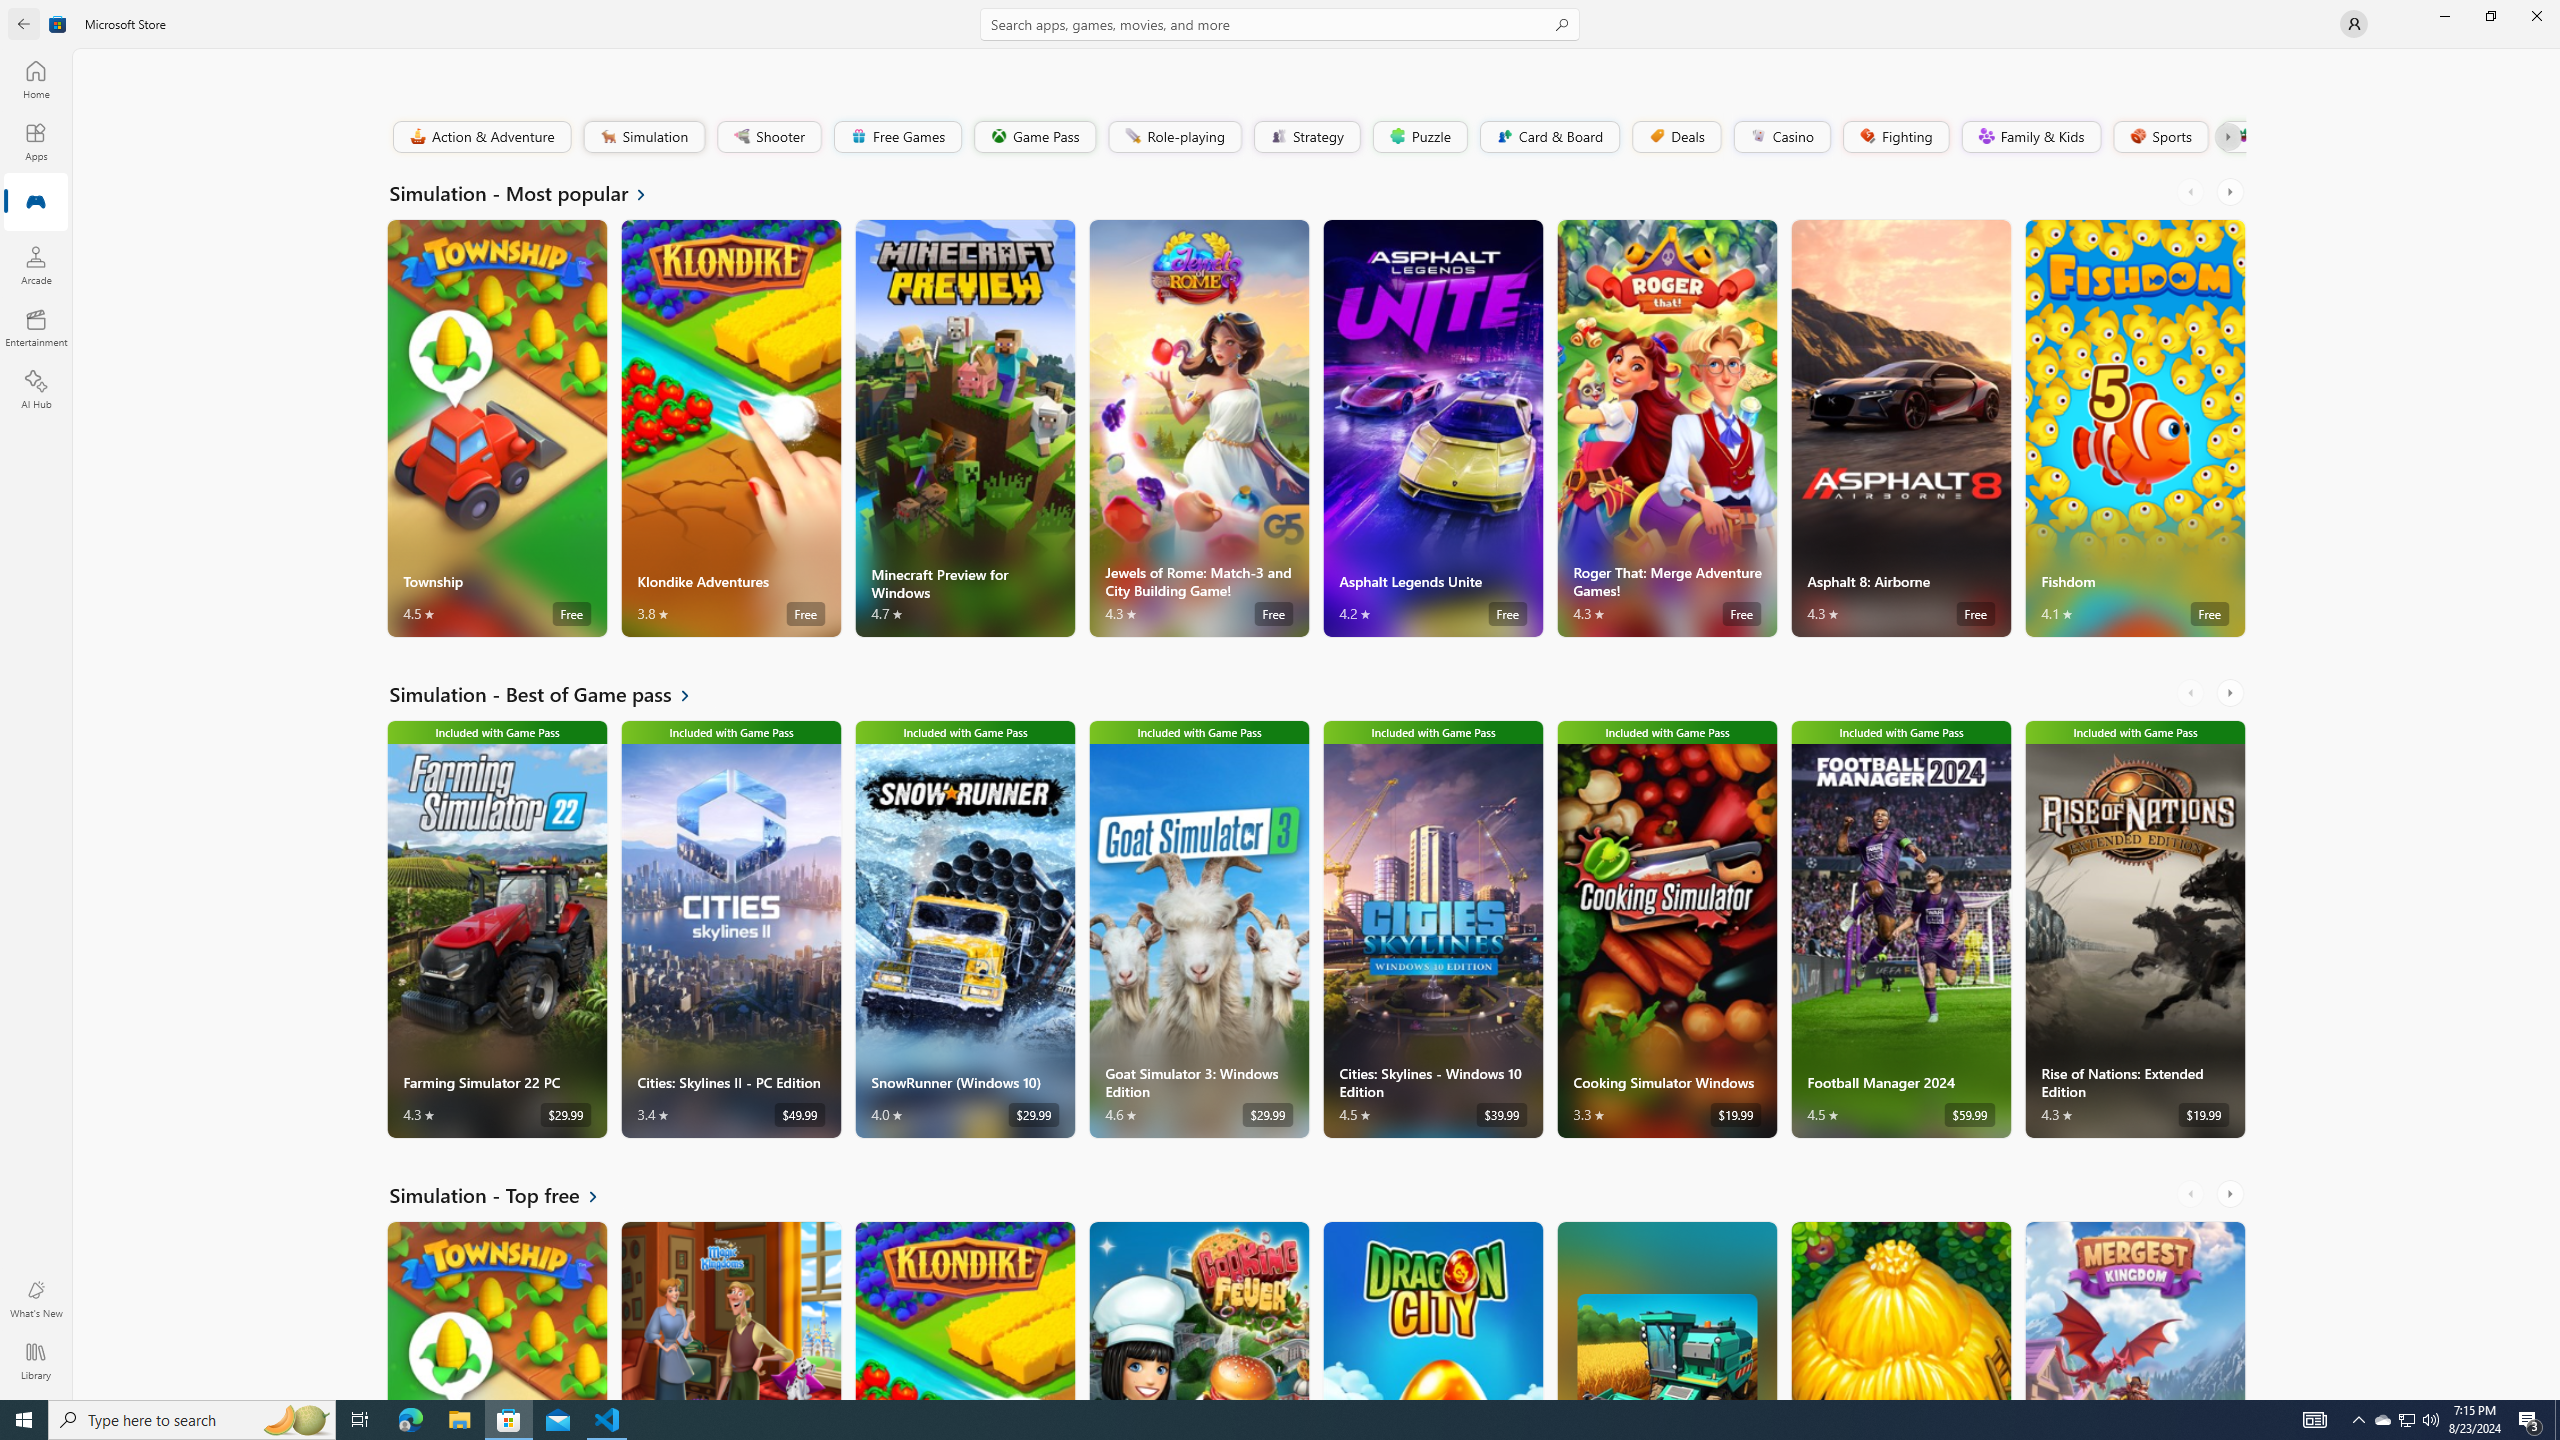 The height and width of the screenshot is (1440, 2560). What do you see at coordinates (34, 78) in the screenshot?
I see `'Home'` at bounding box center [34, 78].